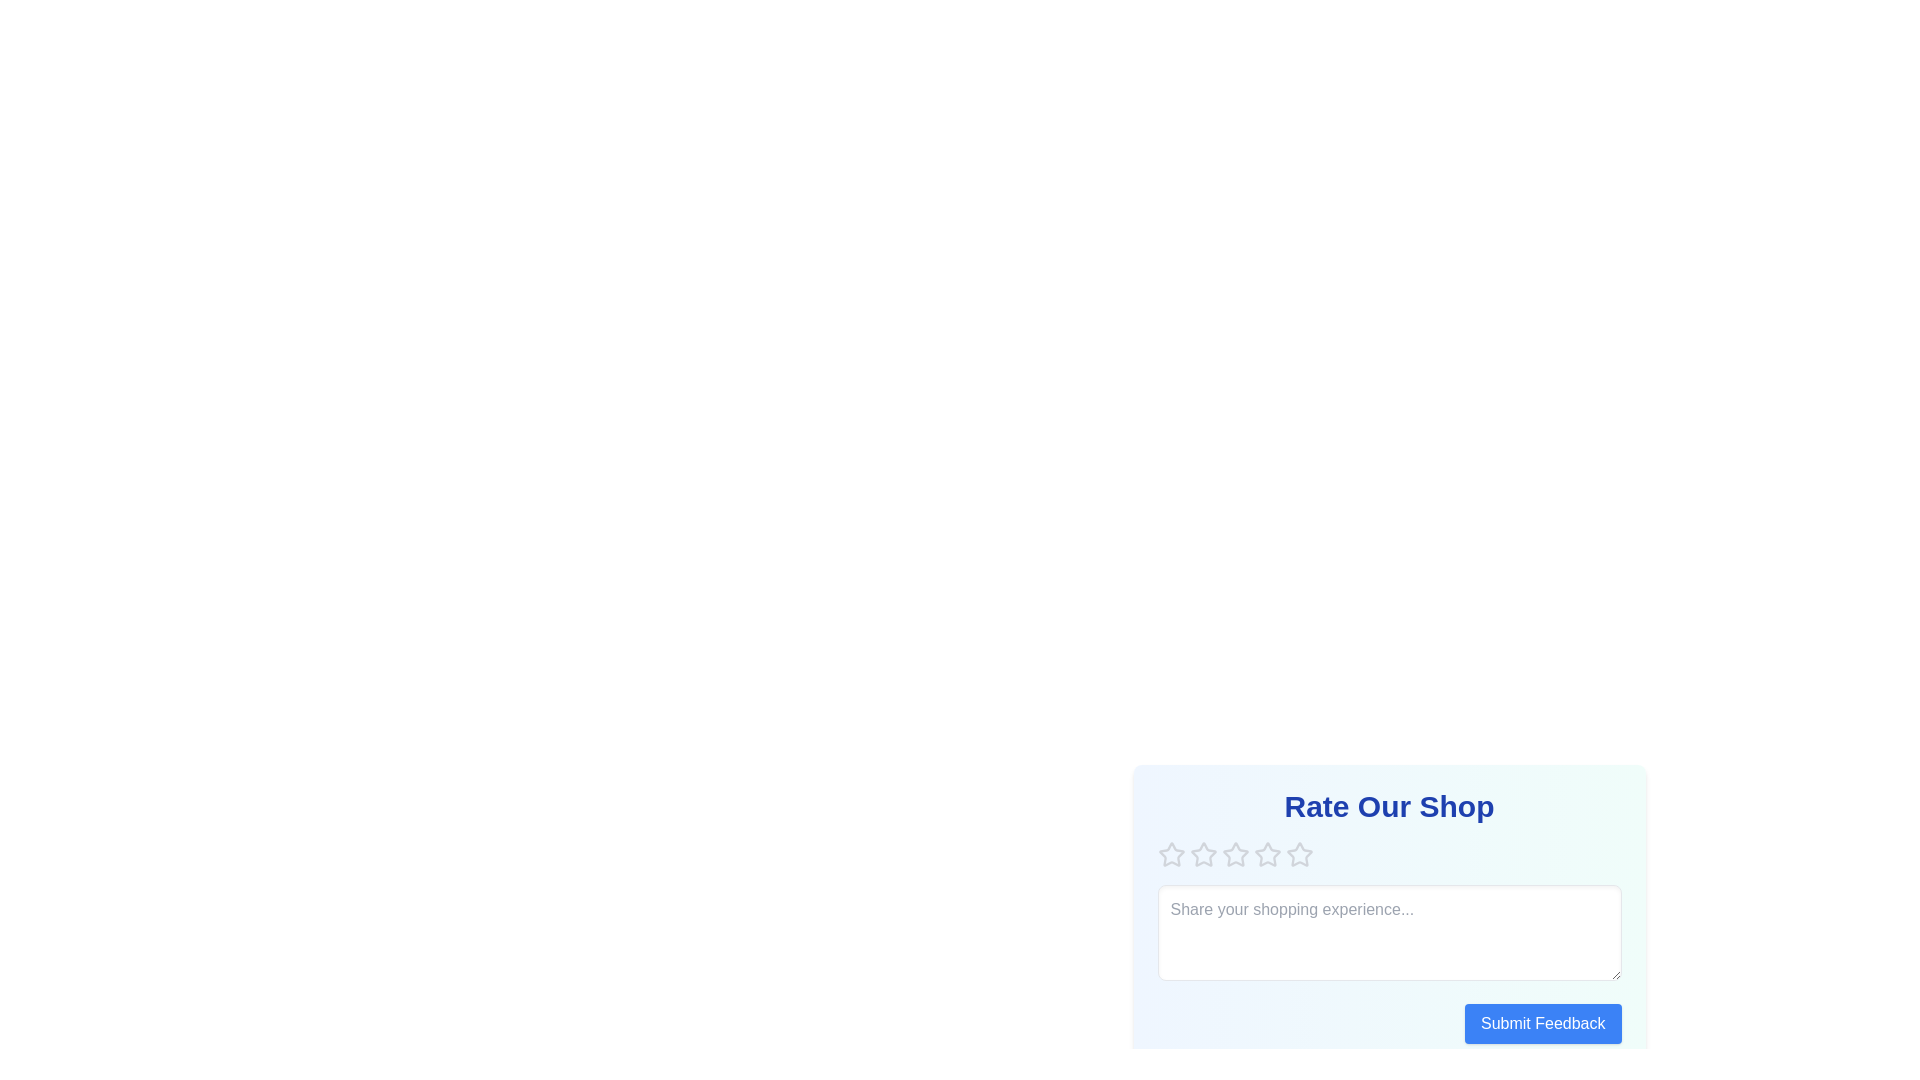 The image size is (1920, 1080). I want to click on the 'Submit Feedback' button to submit the feedback form, so click(1541, 1023).